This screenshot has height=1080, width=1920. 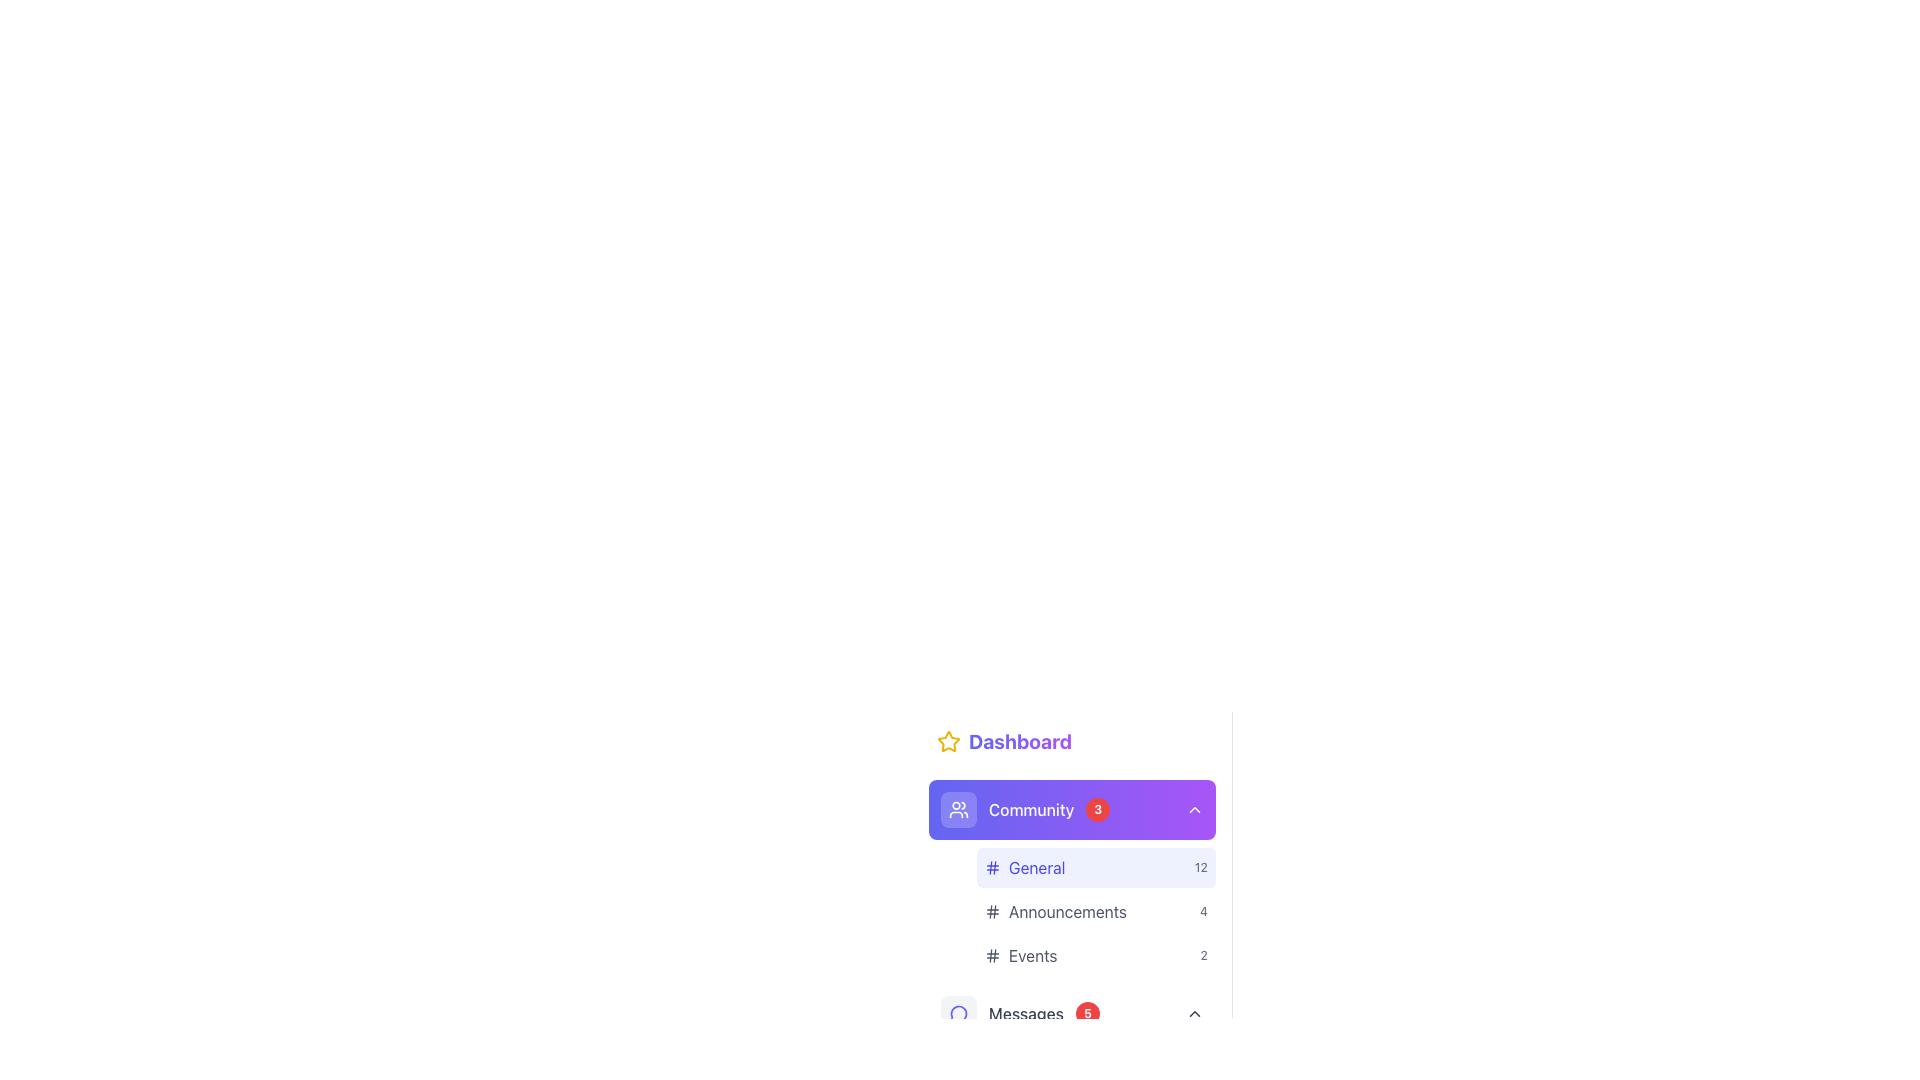 I want to click on the 'Messages' icon in the sidebar above the 'Messages' section, so click(x=957, y=1014).